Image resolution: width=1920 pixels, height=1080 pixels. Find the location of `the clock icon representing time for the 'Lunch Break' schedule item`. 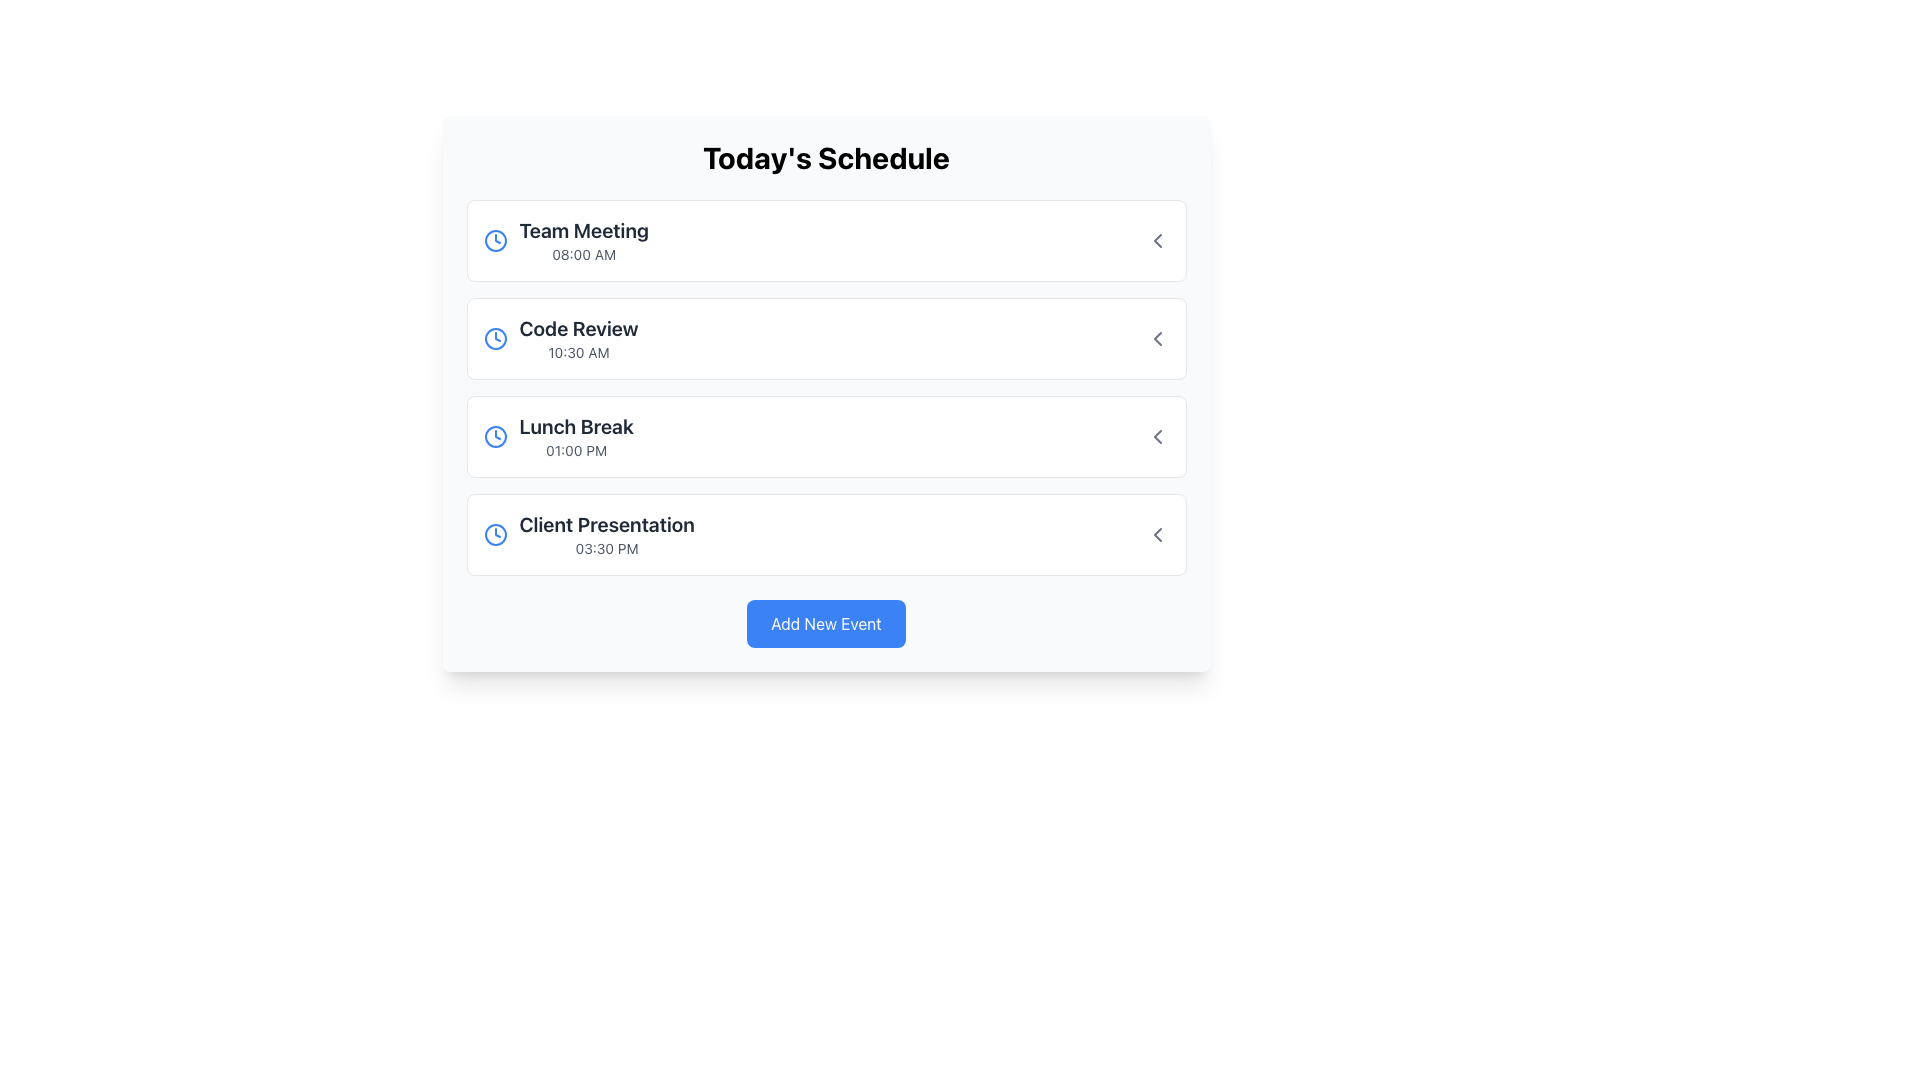

the clock icon representing time for the 'Lunch Break' schedule item is located at coordinates (495, 435).